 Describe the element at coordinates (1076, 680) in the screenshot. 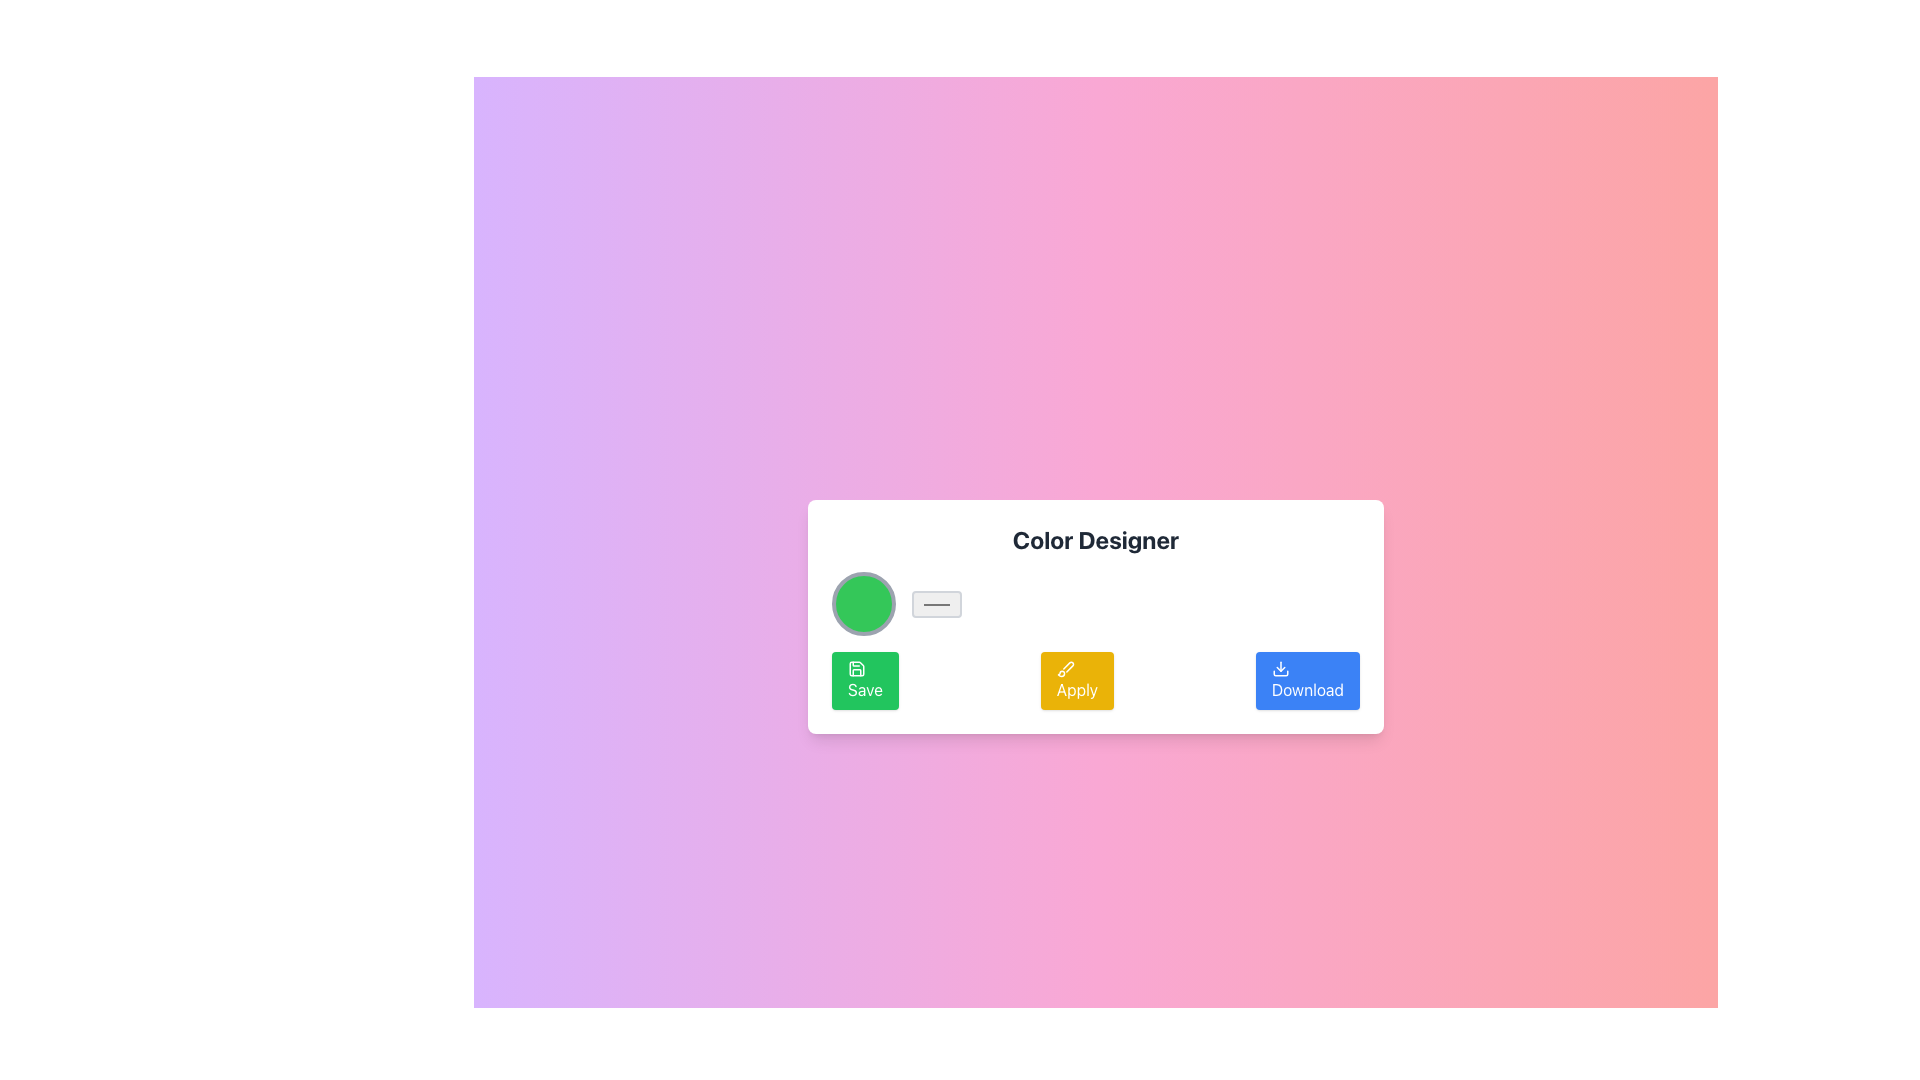

I see `the 'Apply' button, which is a rectangular button with a yellow background and a white text label` at that location.